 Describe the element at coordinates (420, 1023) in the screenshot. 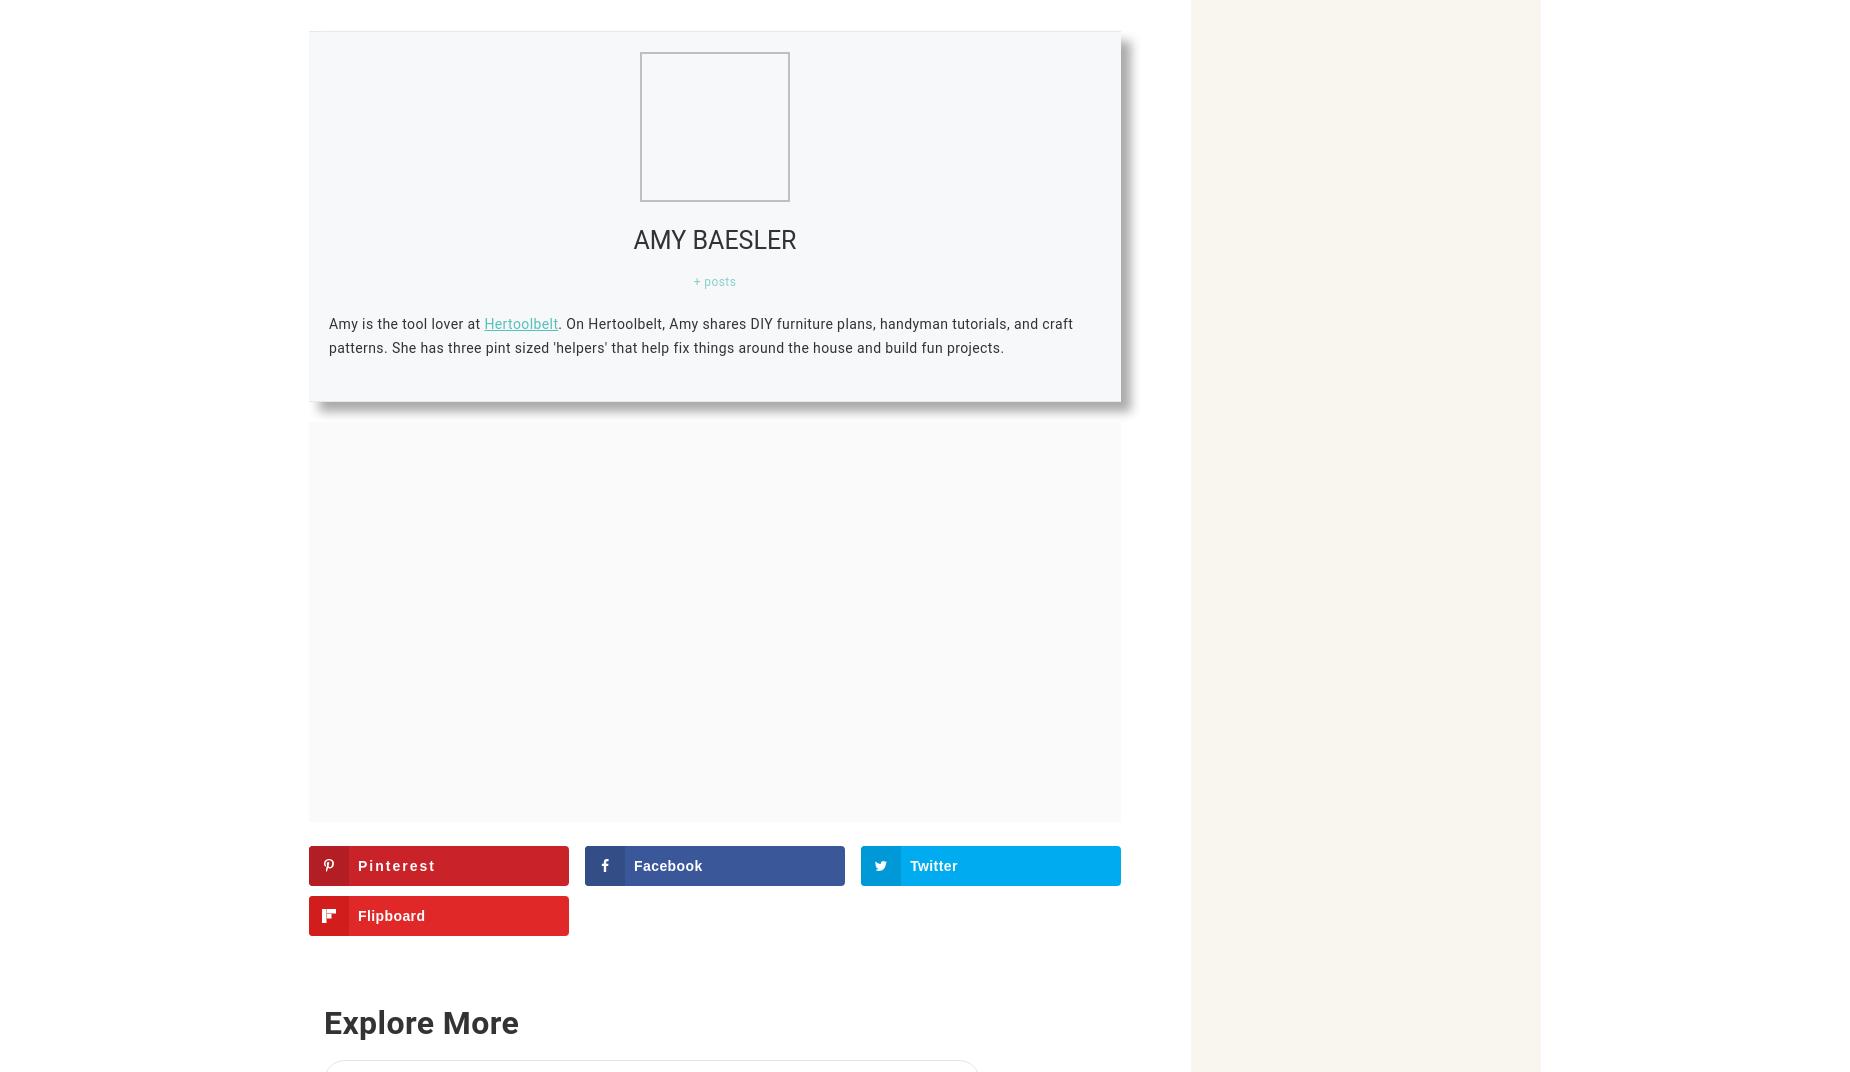

I see `'Explore More'` at that location.